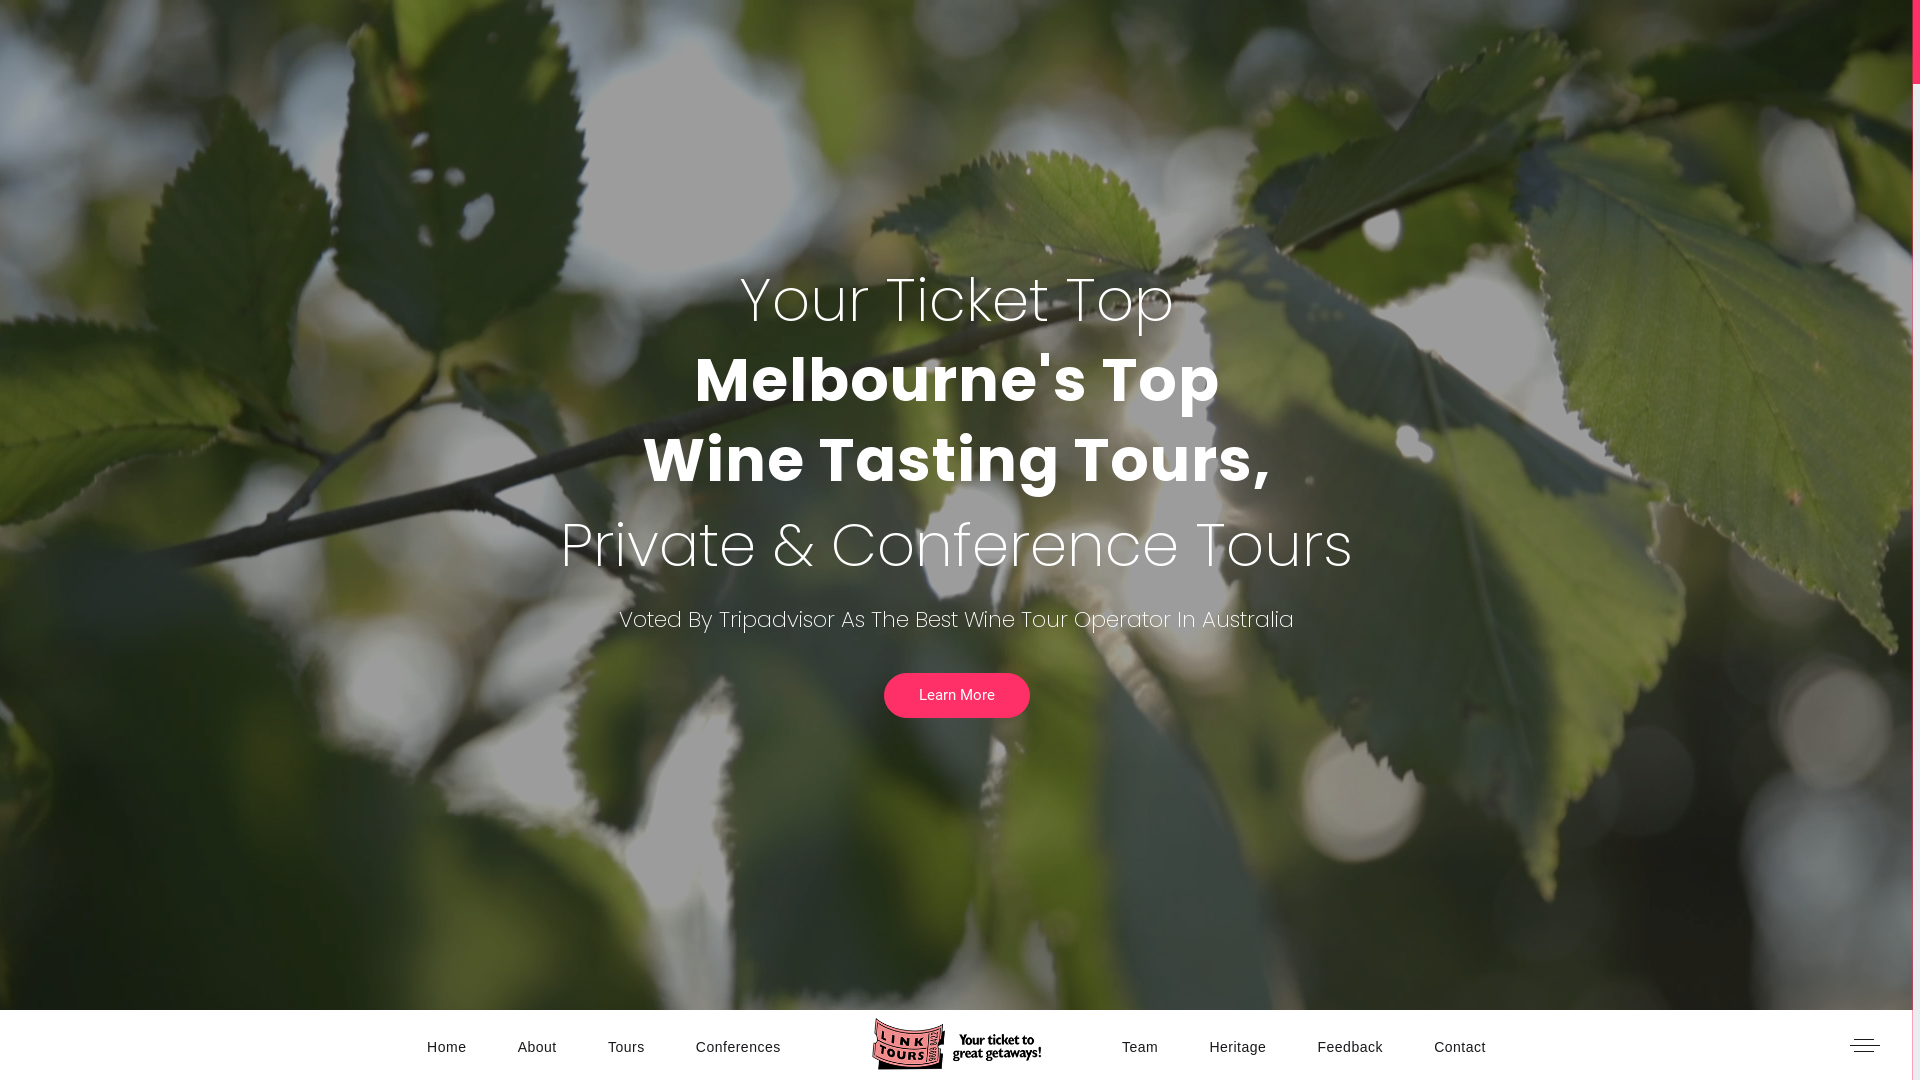  Describe the element at coordinates (1459, 1044) in the screenshot. I see `'Contact'` at that location.